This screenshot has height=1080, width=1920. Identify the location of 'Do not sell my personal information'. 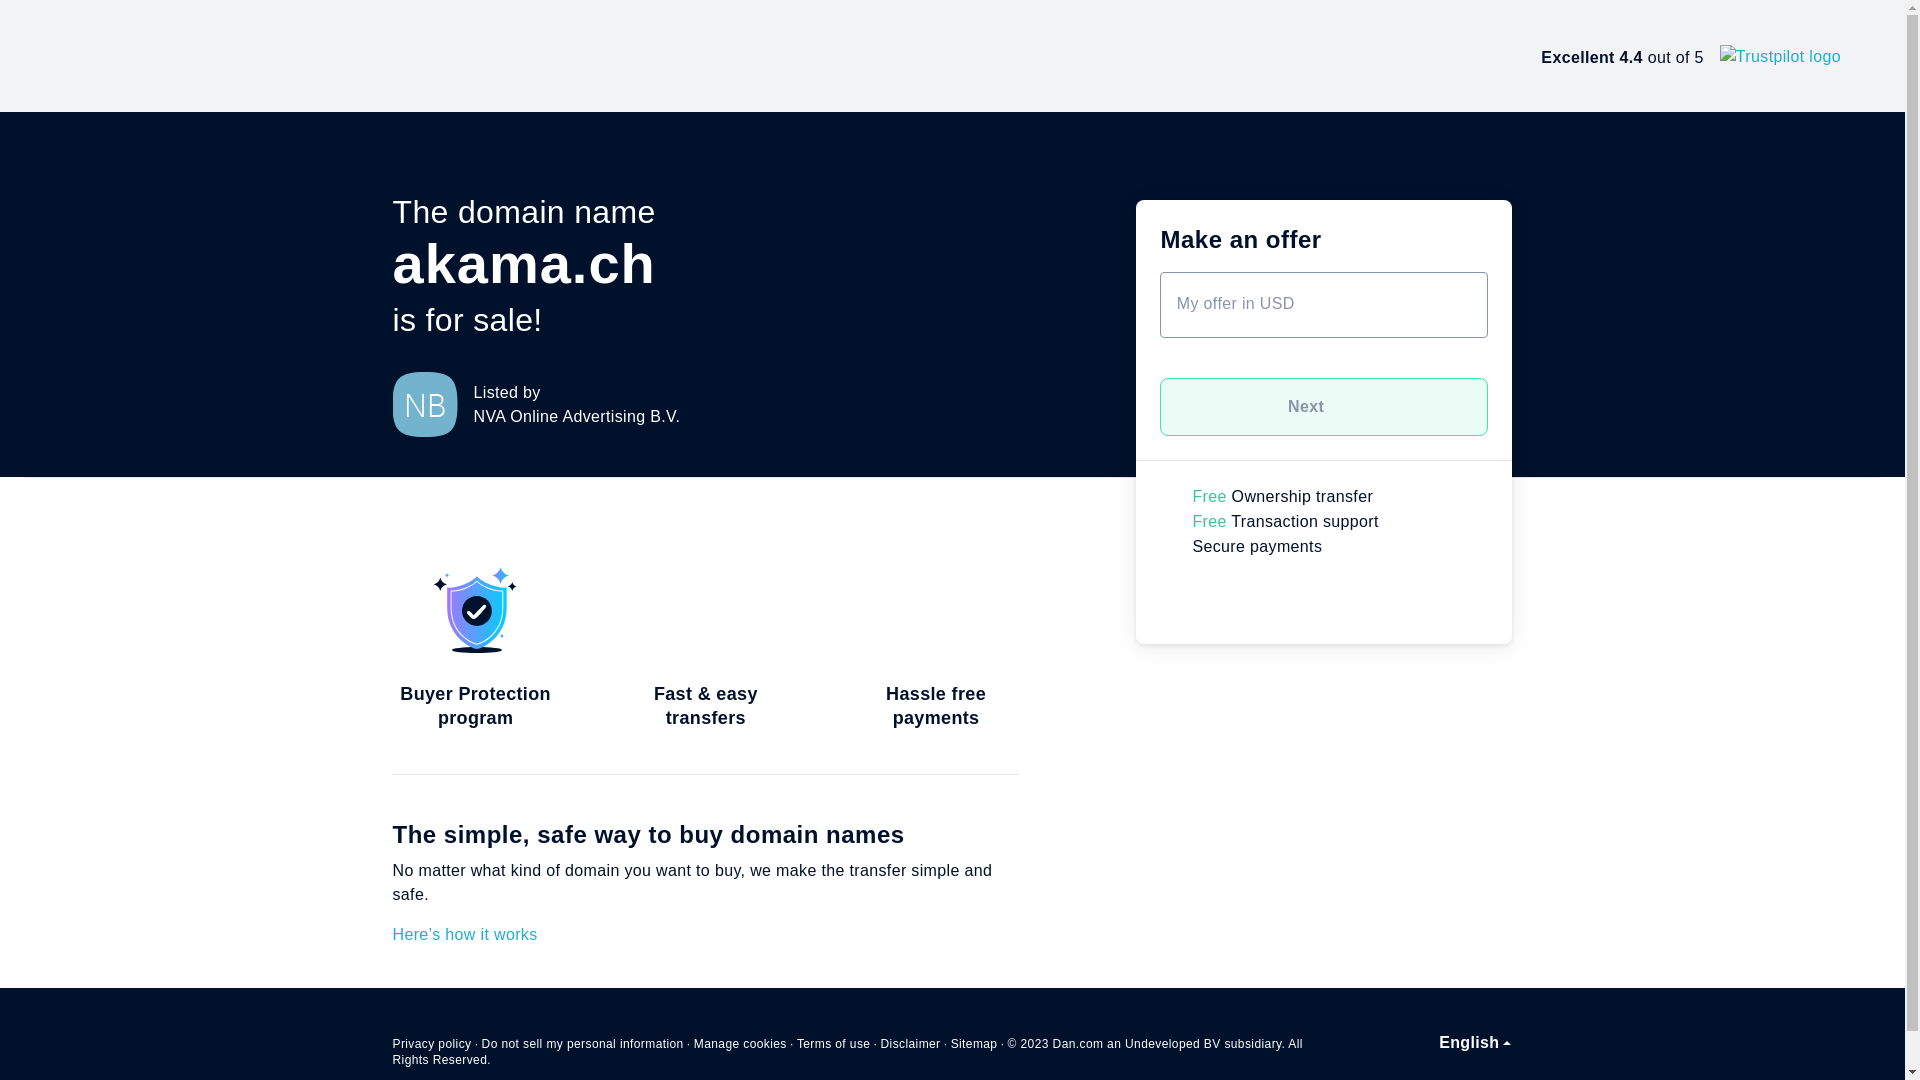
(581, 1043).